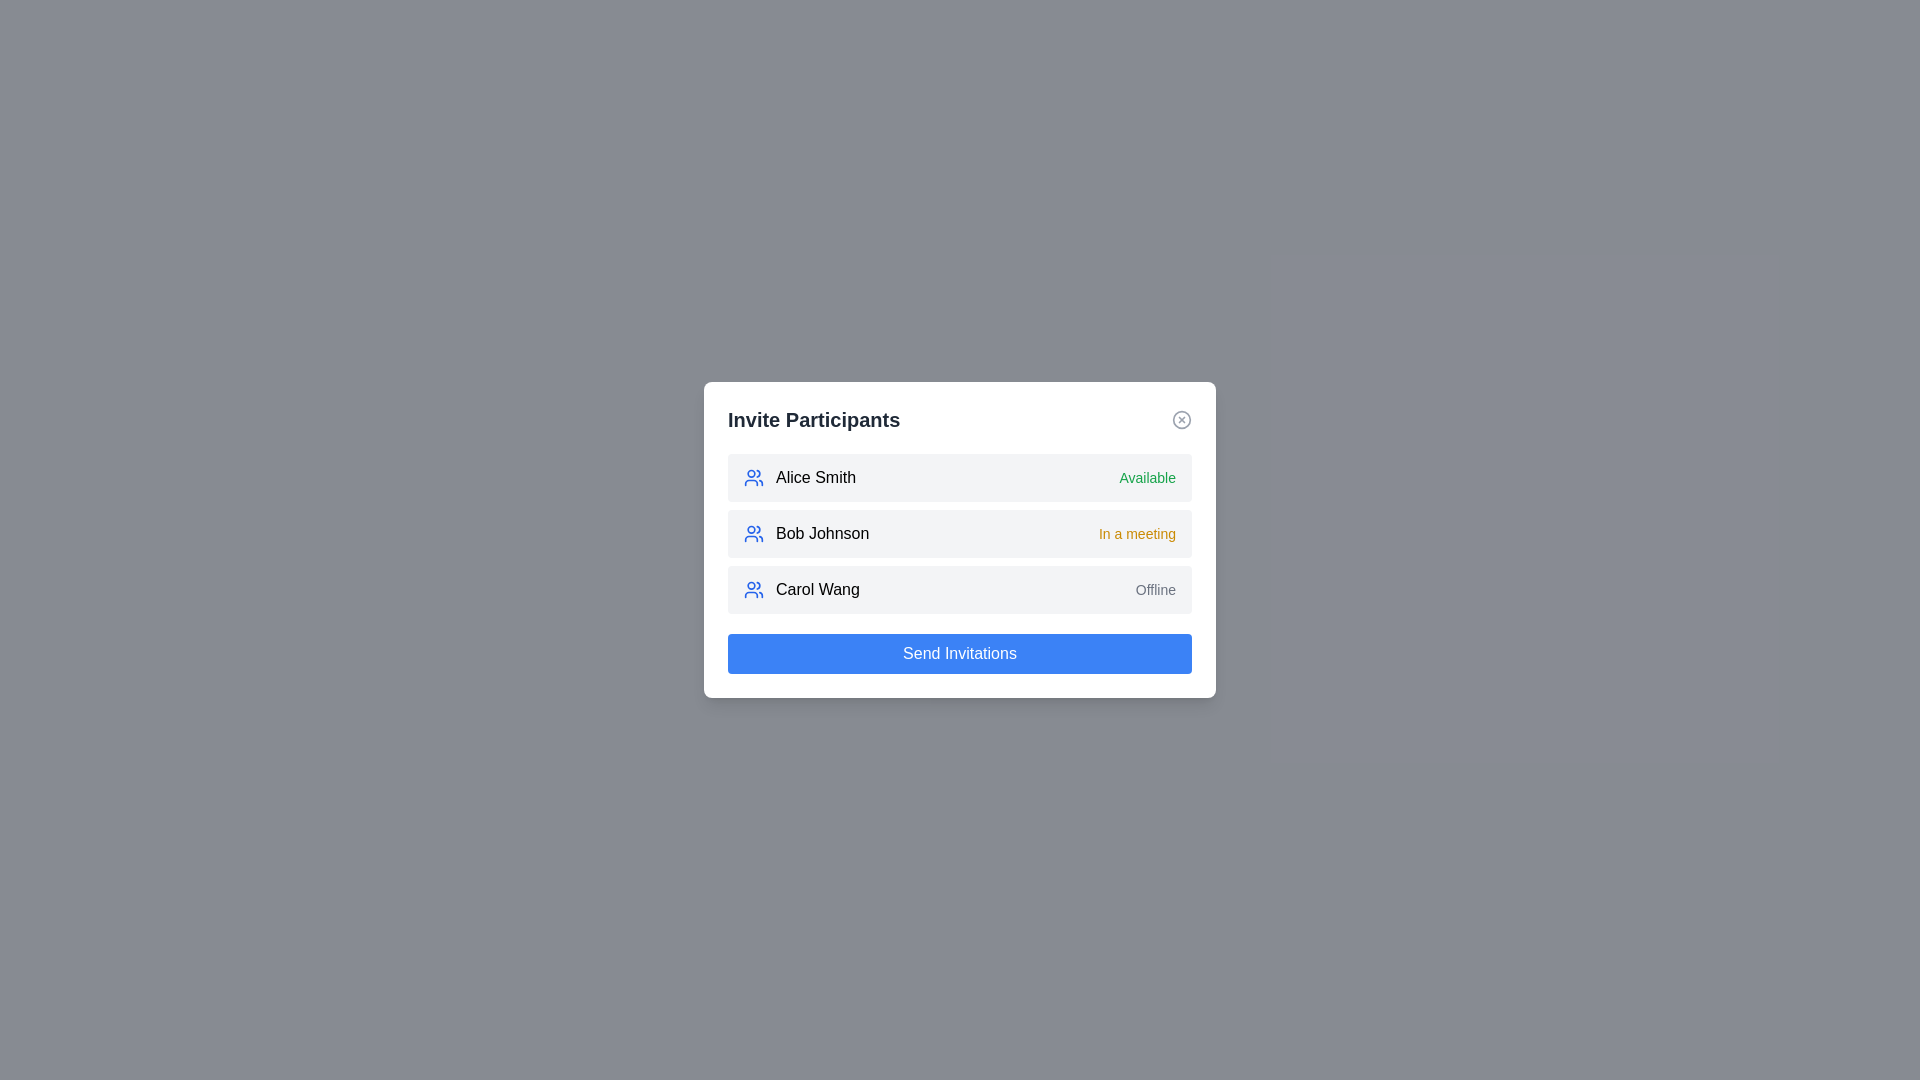 This screenshot has width=1920, height=1080. I want to click on close button in the top-right corner of the dialog to close it, so click(1181, 419).